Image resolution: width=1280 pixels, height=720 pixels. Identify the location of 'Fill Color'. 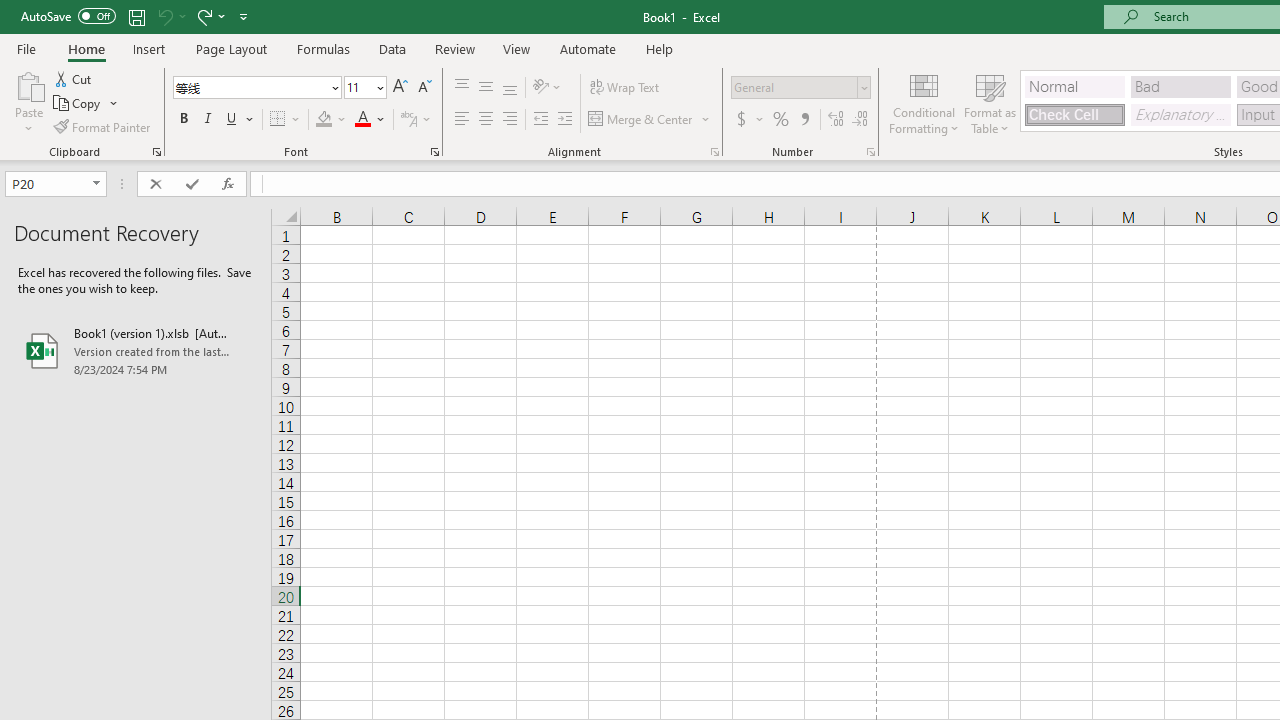
(331, 119).